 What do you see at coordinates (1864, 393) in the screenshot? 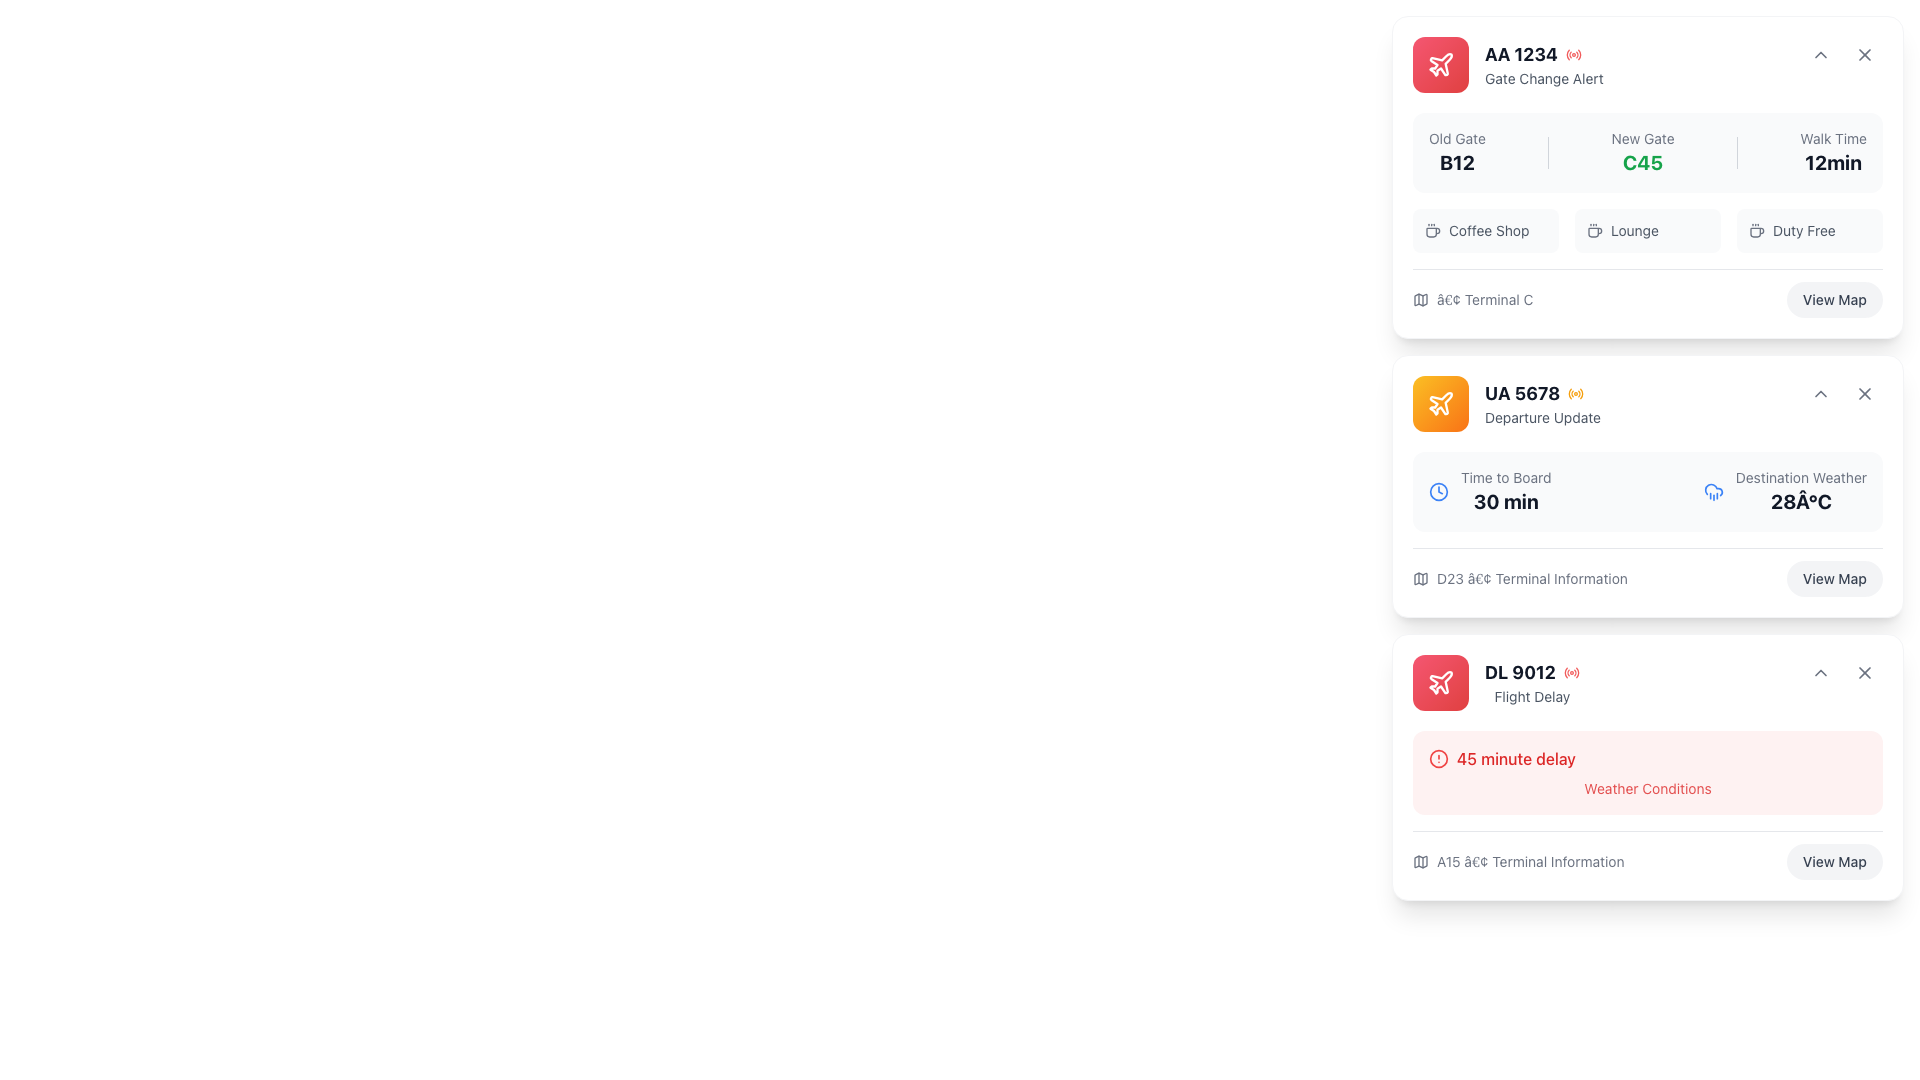
I see `the small 'X' icon in the top-right corner of the card labeled 'UA 5678'` at bounding box center [1864, 393].